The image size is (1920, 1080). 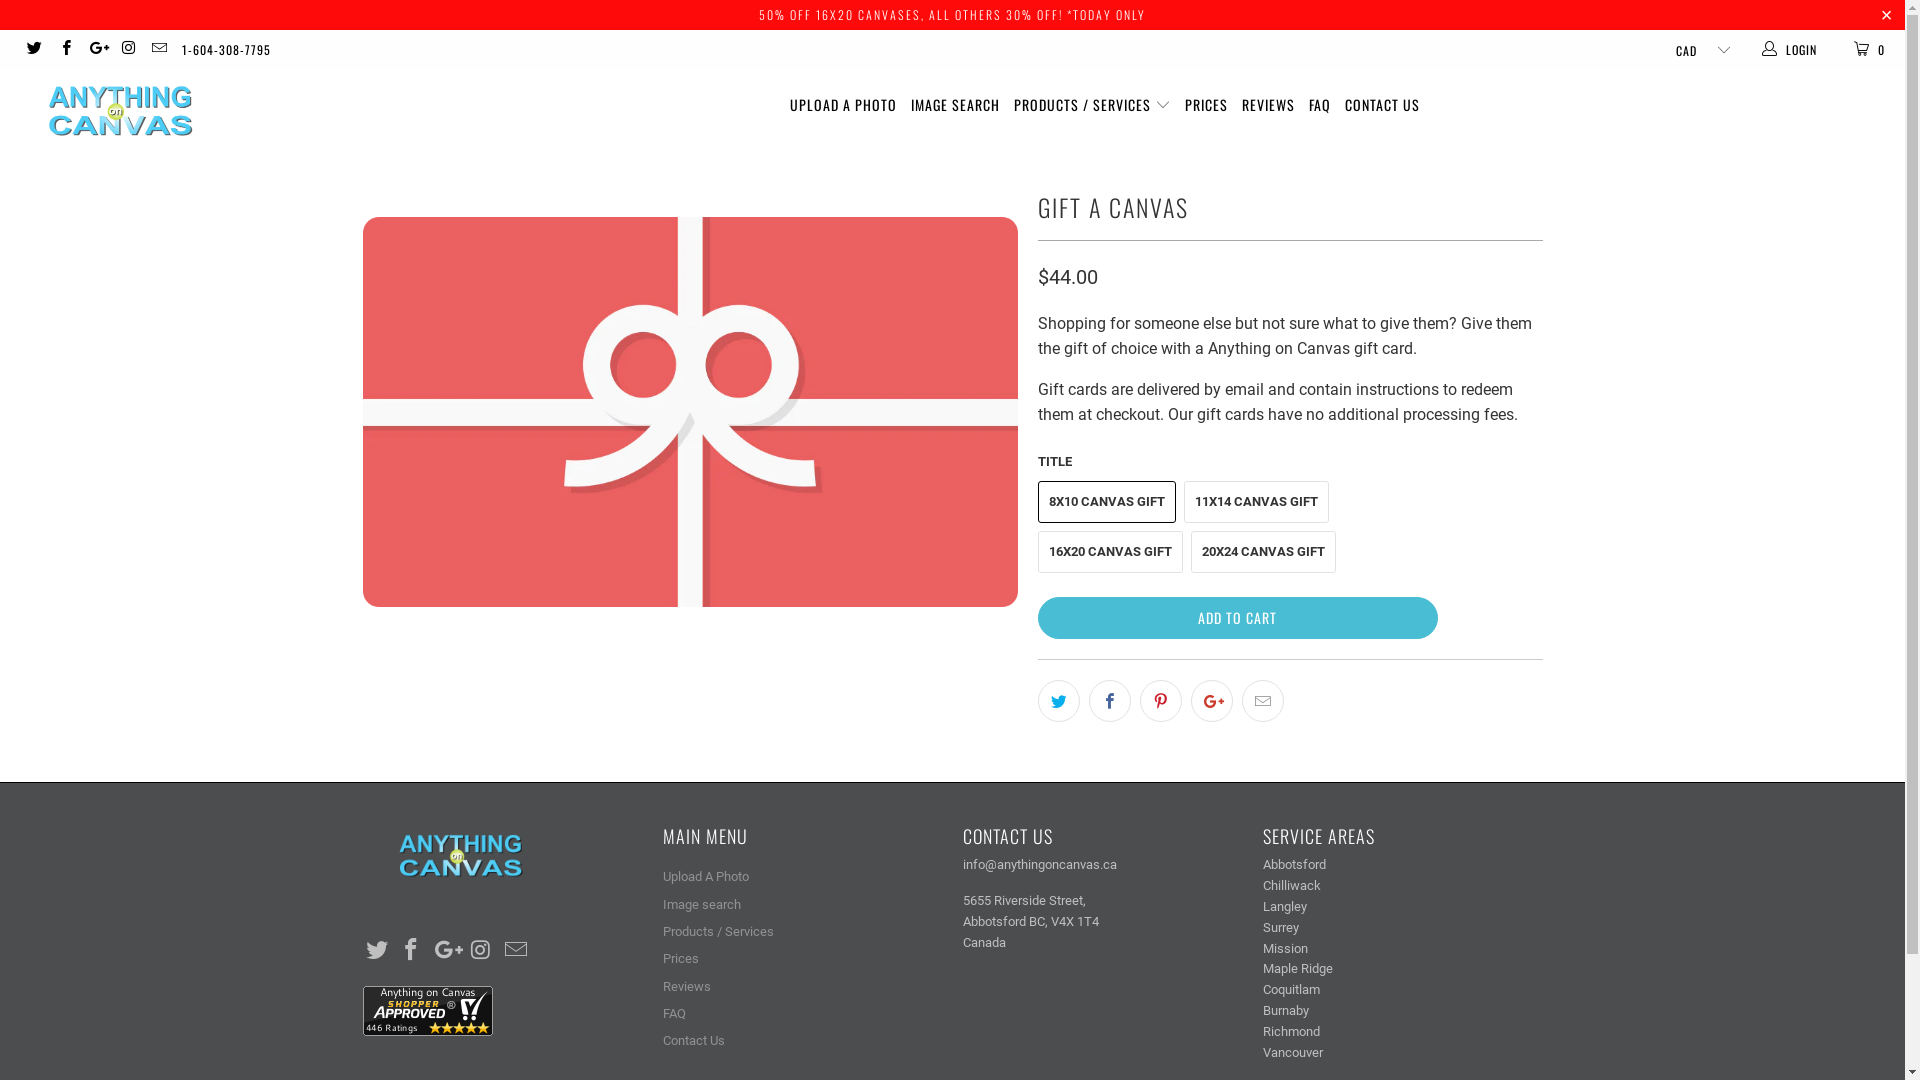 What do you see at coordinates (1267, 105) in the screenshot?
I see `'REVIEWS'` at bounding box center [1267, 105].